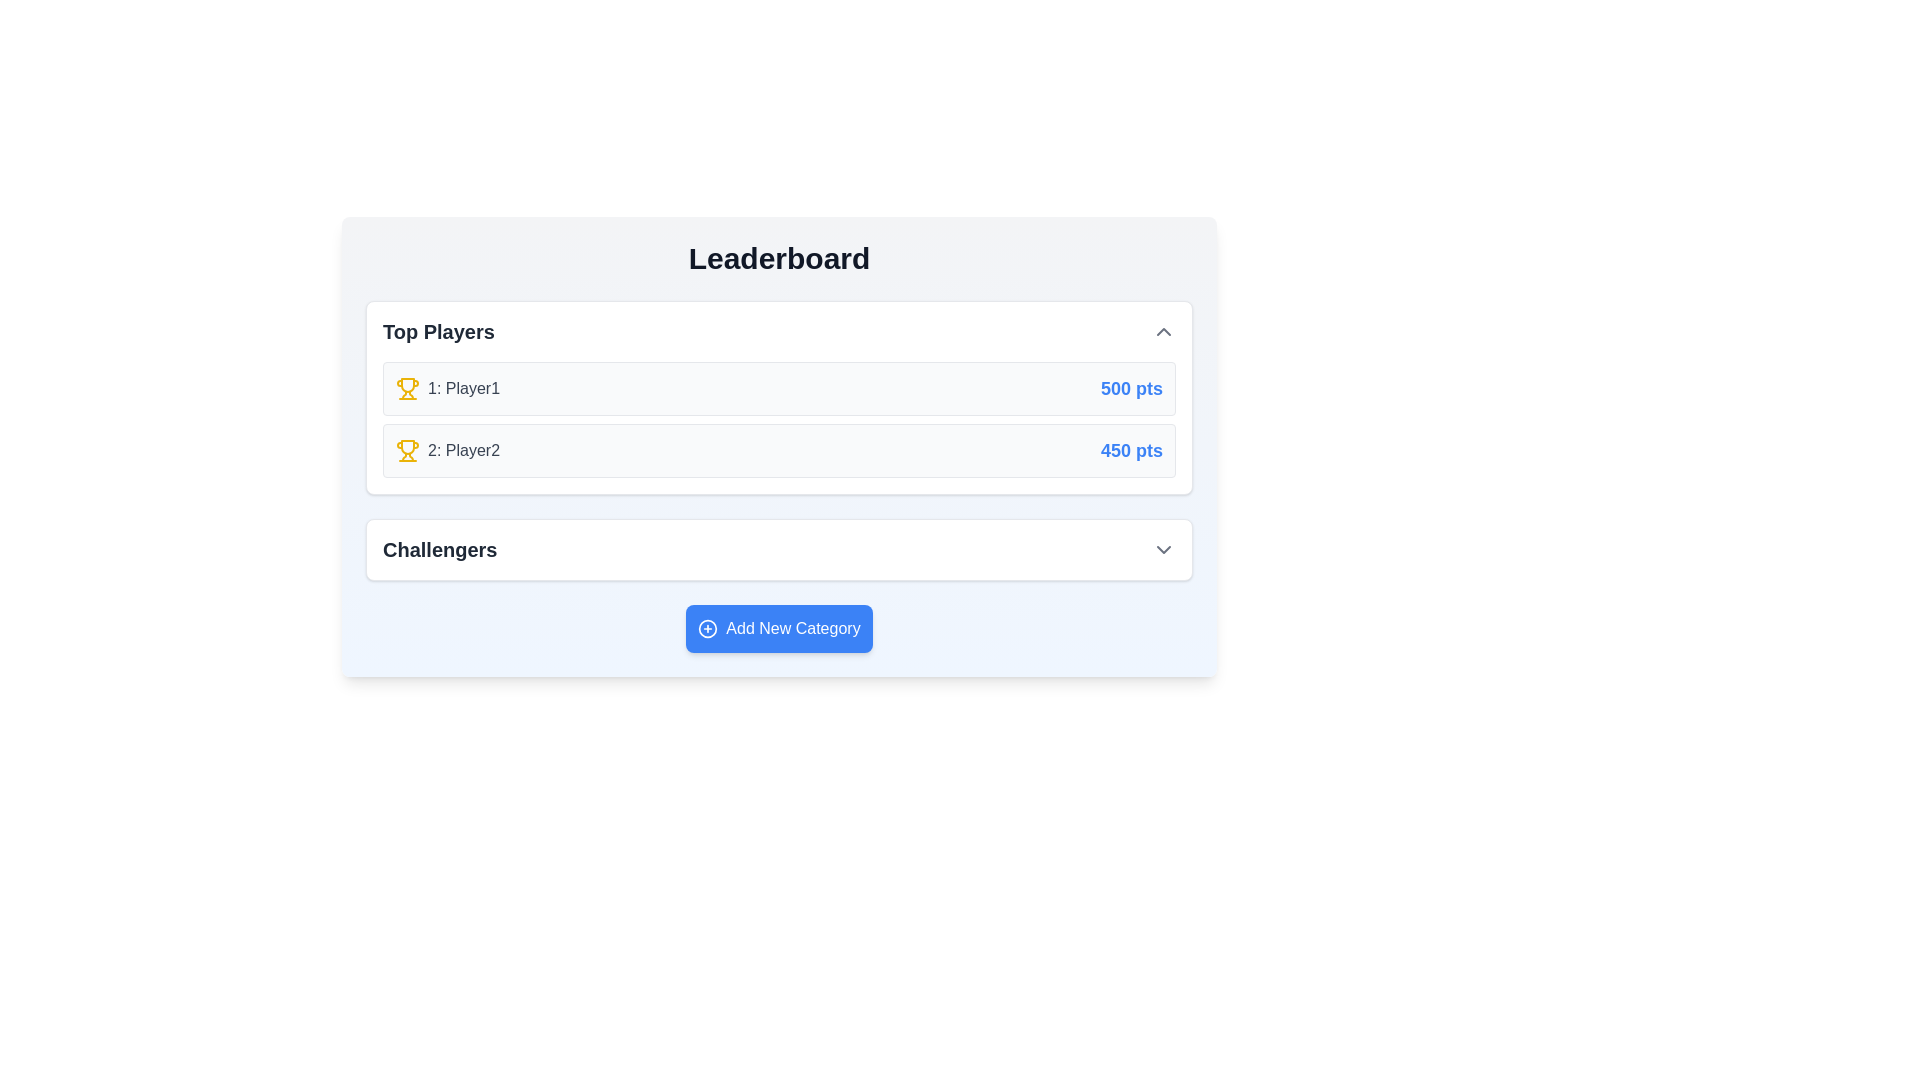 The width and height of the screenshot is (1920, 1080). What do you see at coordinates (446, 389) in the screenshot?
I see `the text label '1: Player1' with a yellow trophy-shaped icon, which is the first entry in the leaderboard section under 'Top Players'` at bounding box center [446, 389].